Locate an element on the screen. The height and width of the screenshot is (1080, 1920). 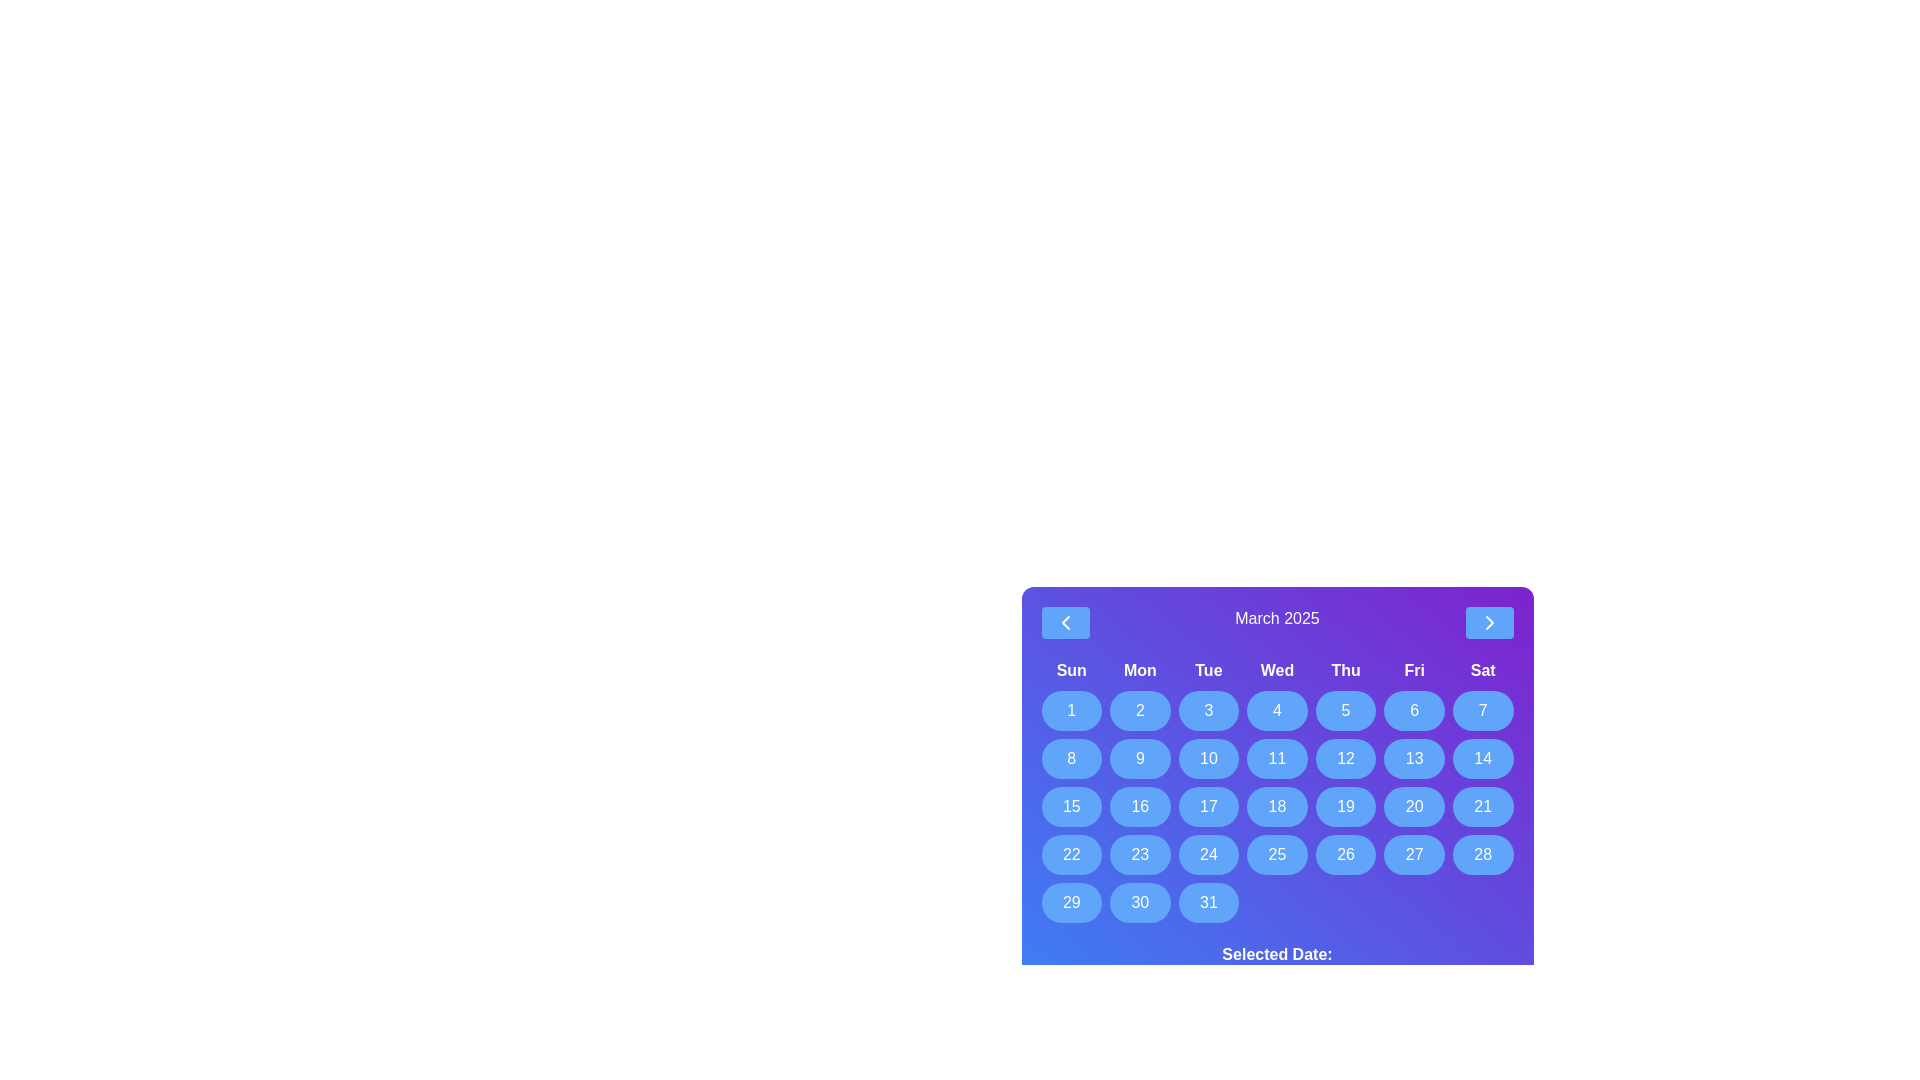
the circular button displaying the number '29' located is located at coordinates (1070, 902).